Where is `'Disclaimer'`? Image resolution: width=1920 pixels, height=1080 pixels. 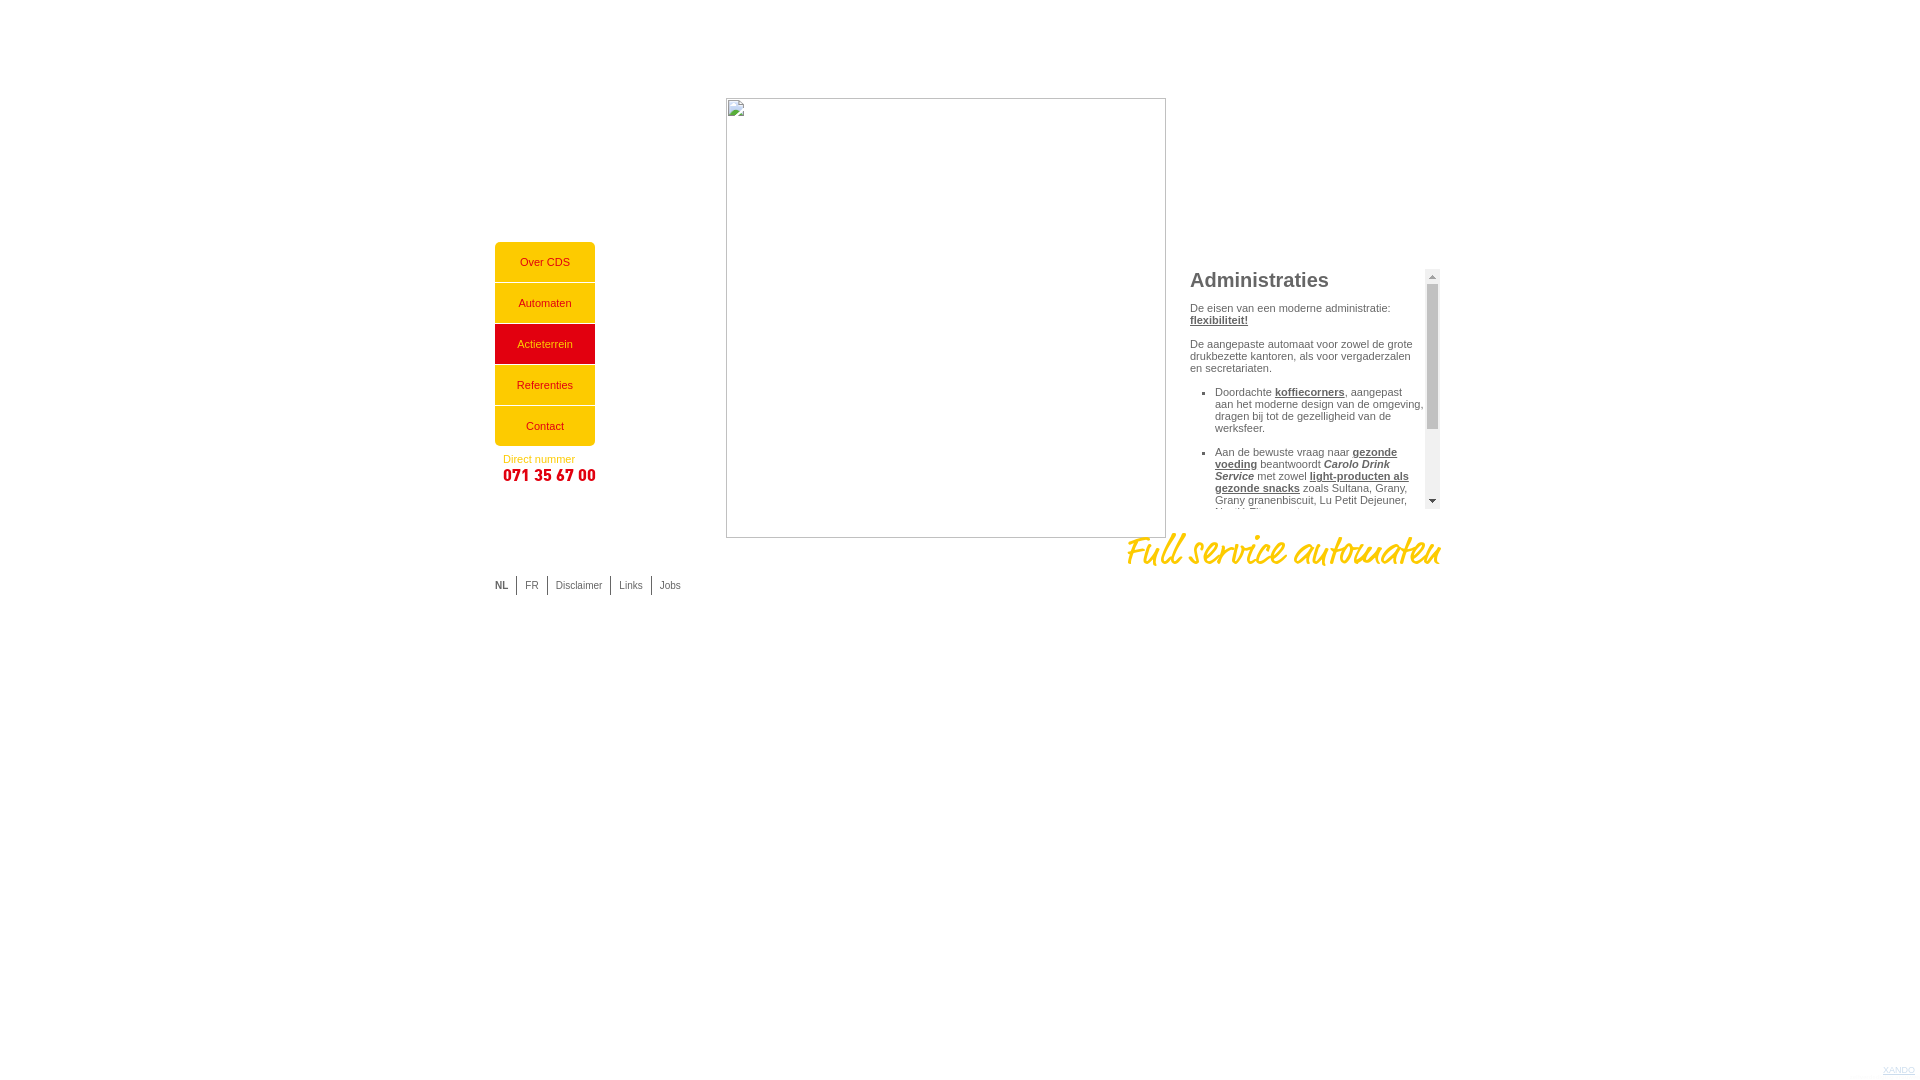
'Disclaimer' is located at coordinates (578, 585).